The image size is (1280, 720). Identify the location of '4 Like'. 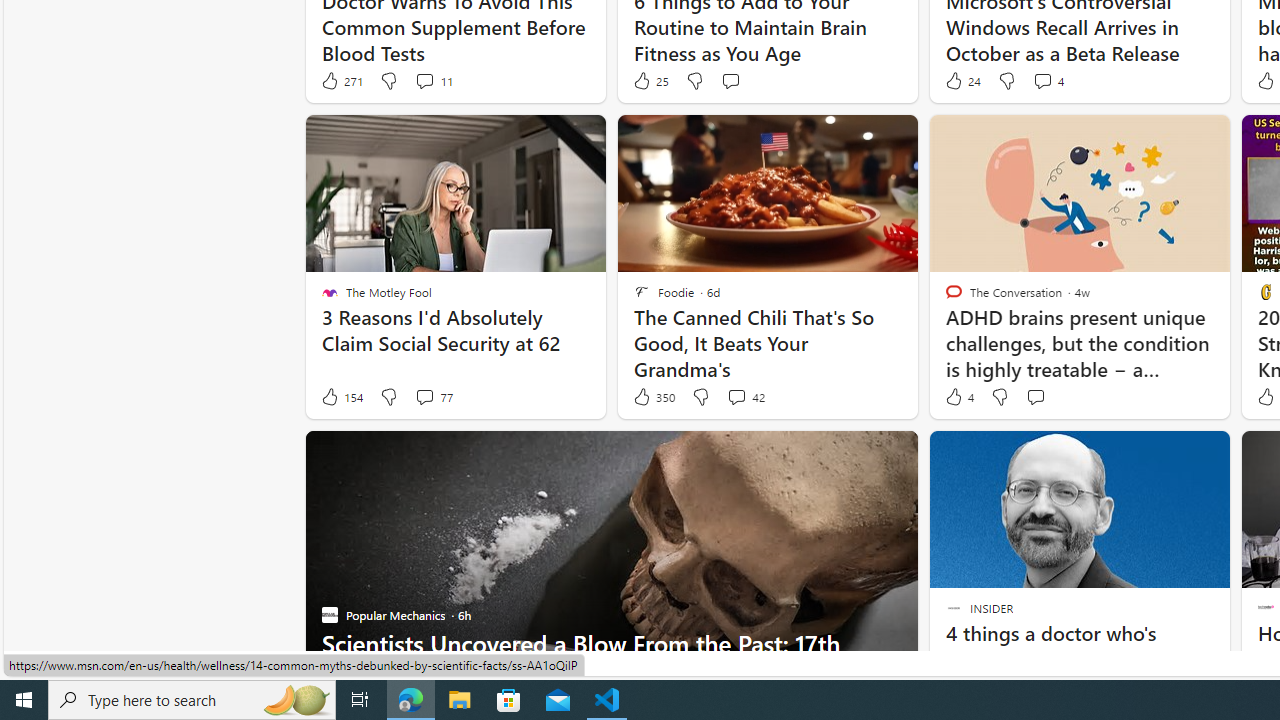
(957, 397).